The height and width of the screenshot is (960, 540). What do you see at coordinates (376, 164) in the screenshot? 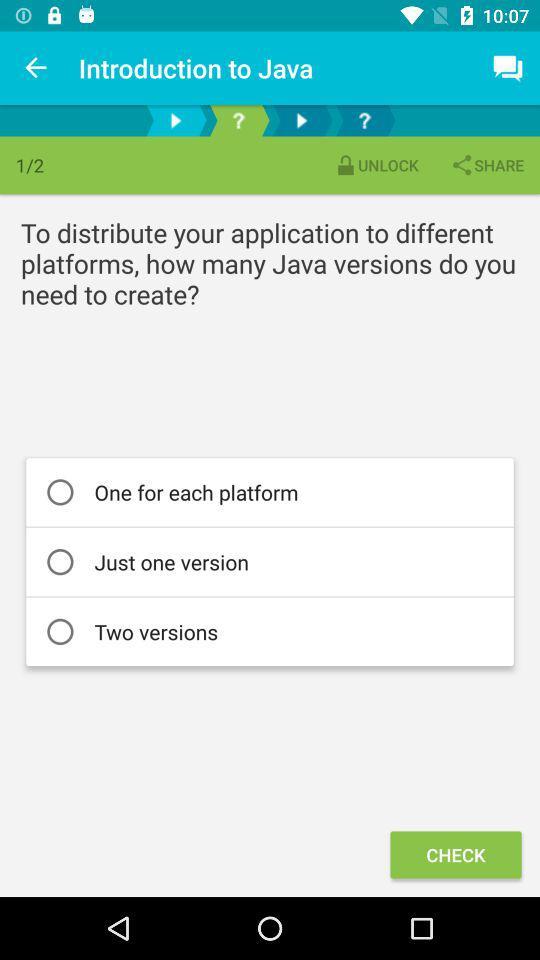
I see `the item above to distribute your` at bounding box center [376, 164].